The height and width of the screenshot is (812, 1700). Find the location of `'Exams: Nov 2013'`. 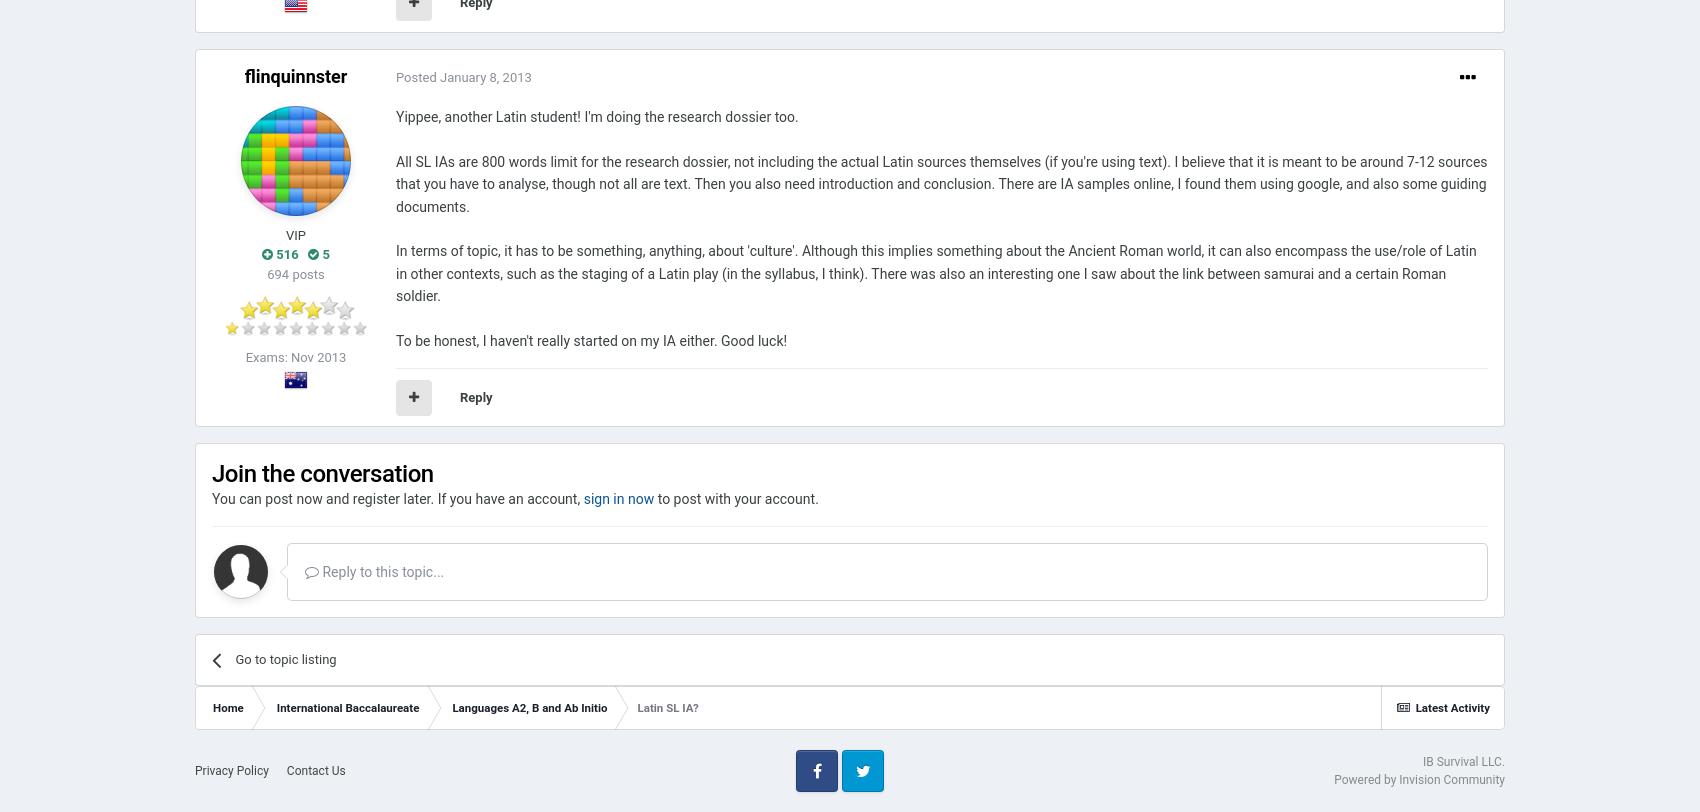

'Exams: Nov 2013' is located at coordinates (295, 357).